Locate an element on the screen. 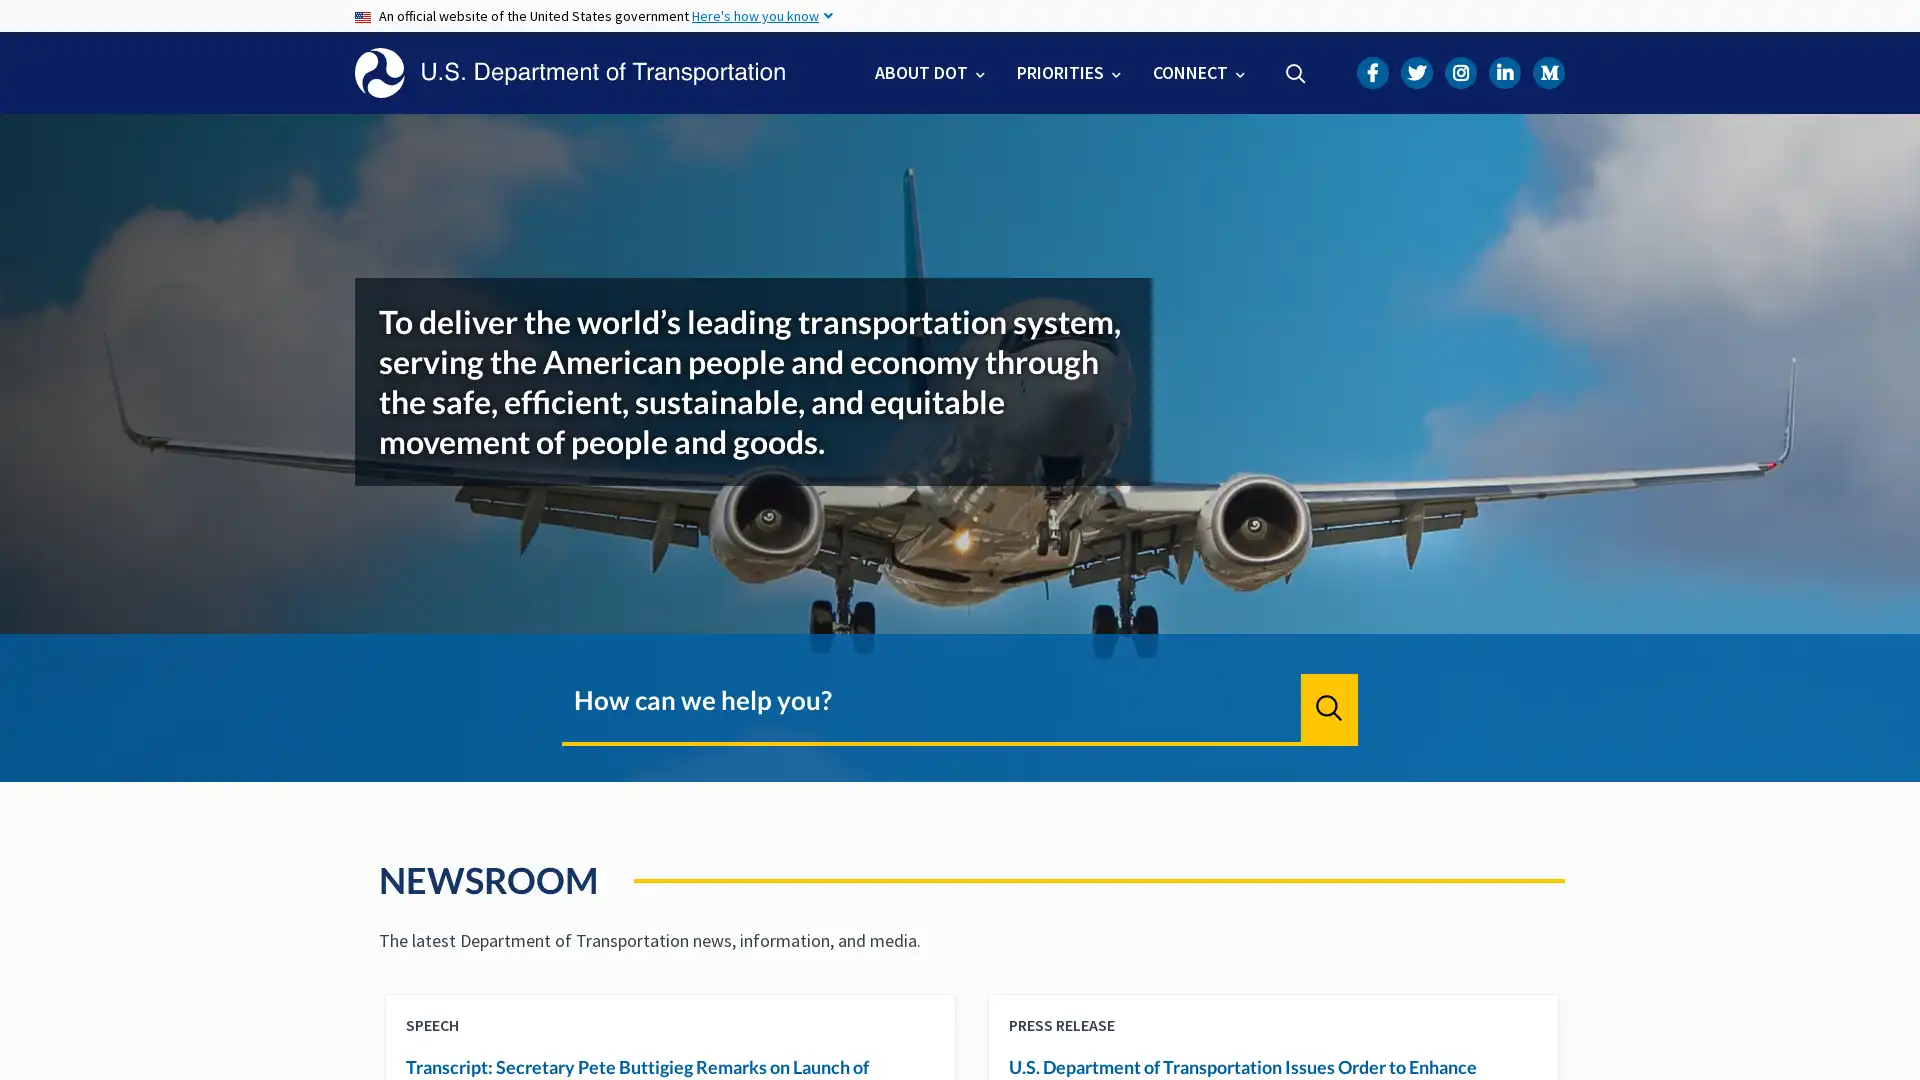  Search is located at coordinates (1296, 72).